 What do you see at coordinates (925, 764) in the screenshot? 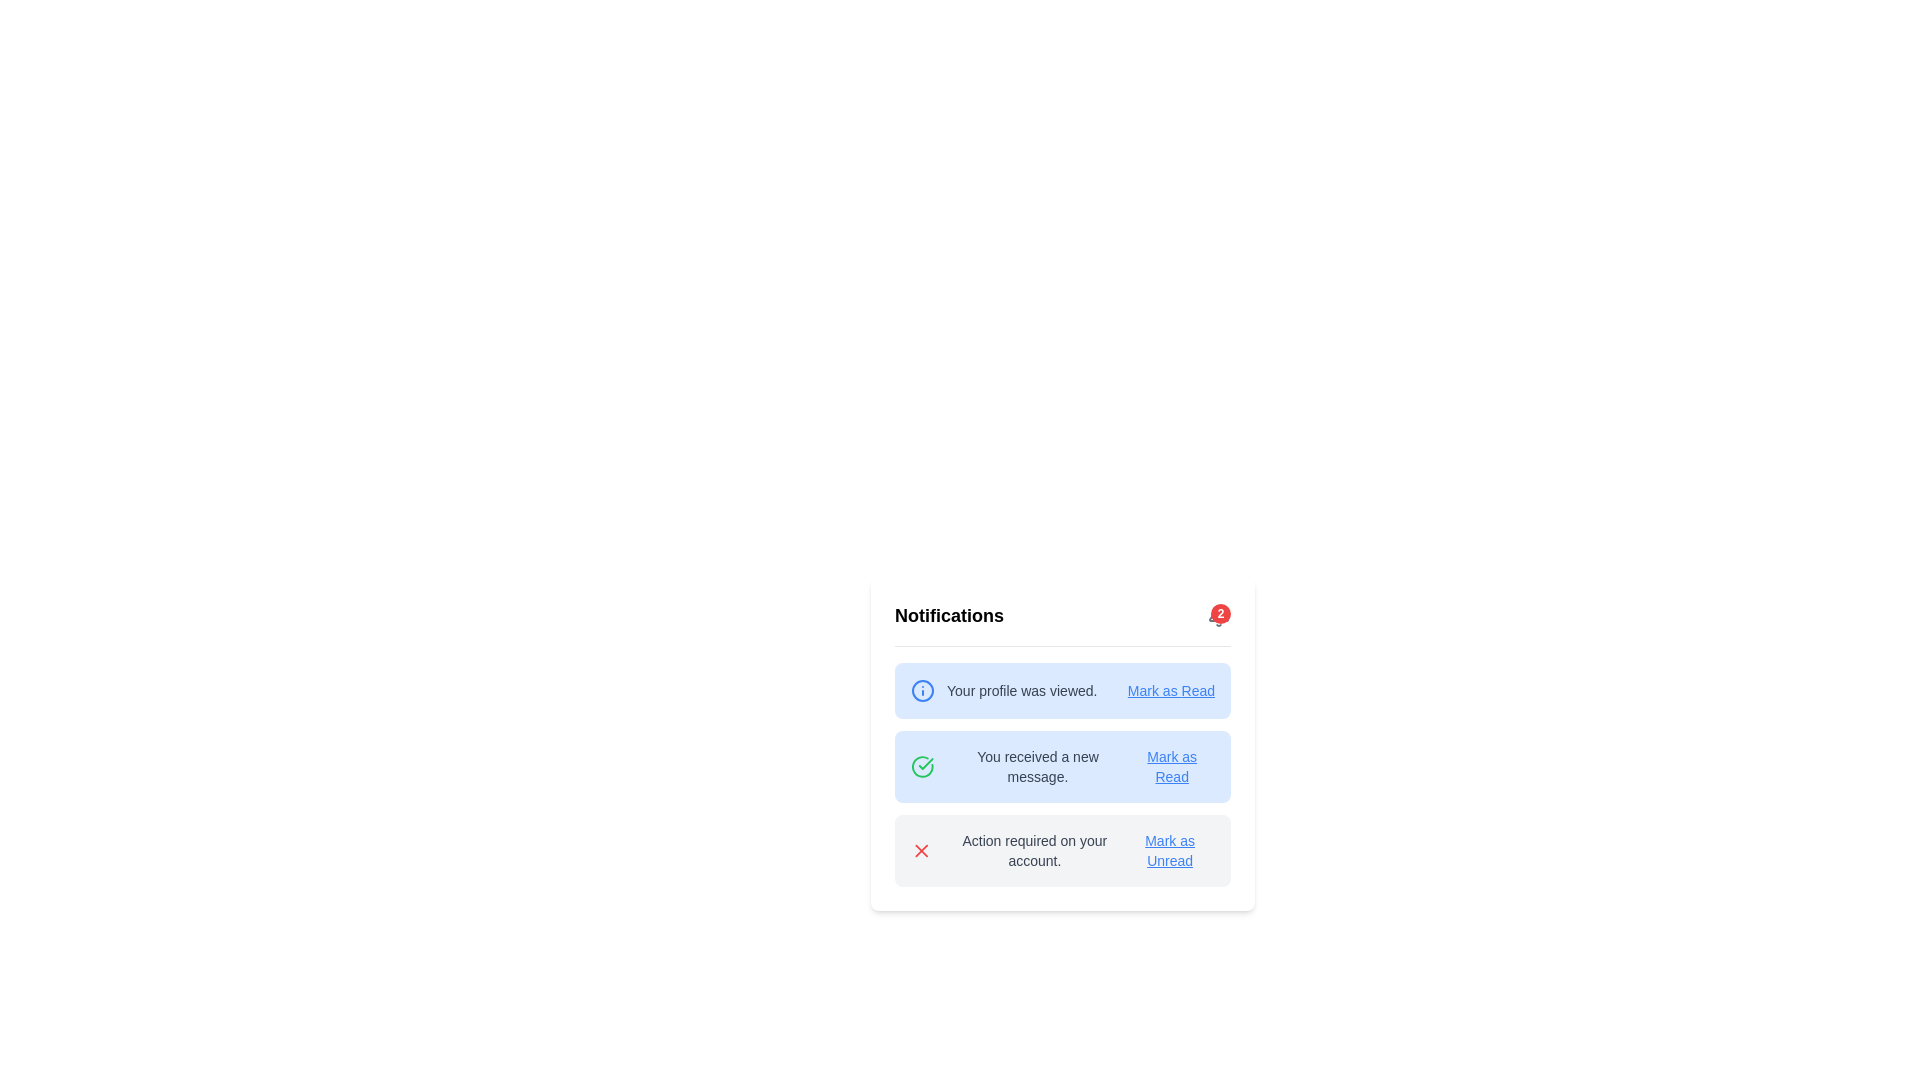
I see `the green checkmark icon within a circular frame, which is part of the notification UI element` at bounding box center [925, 764].